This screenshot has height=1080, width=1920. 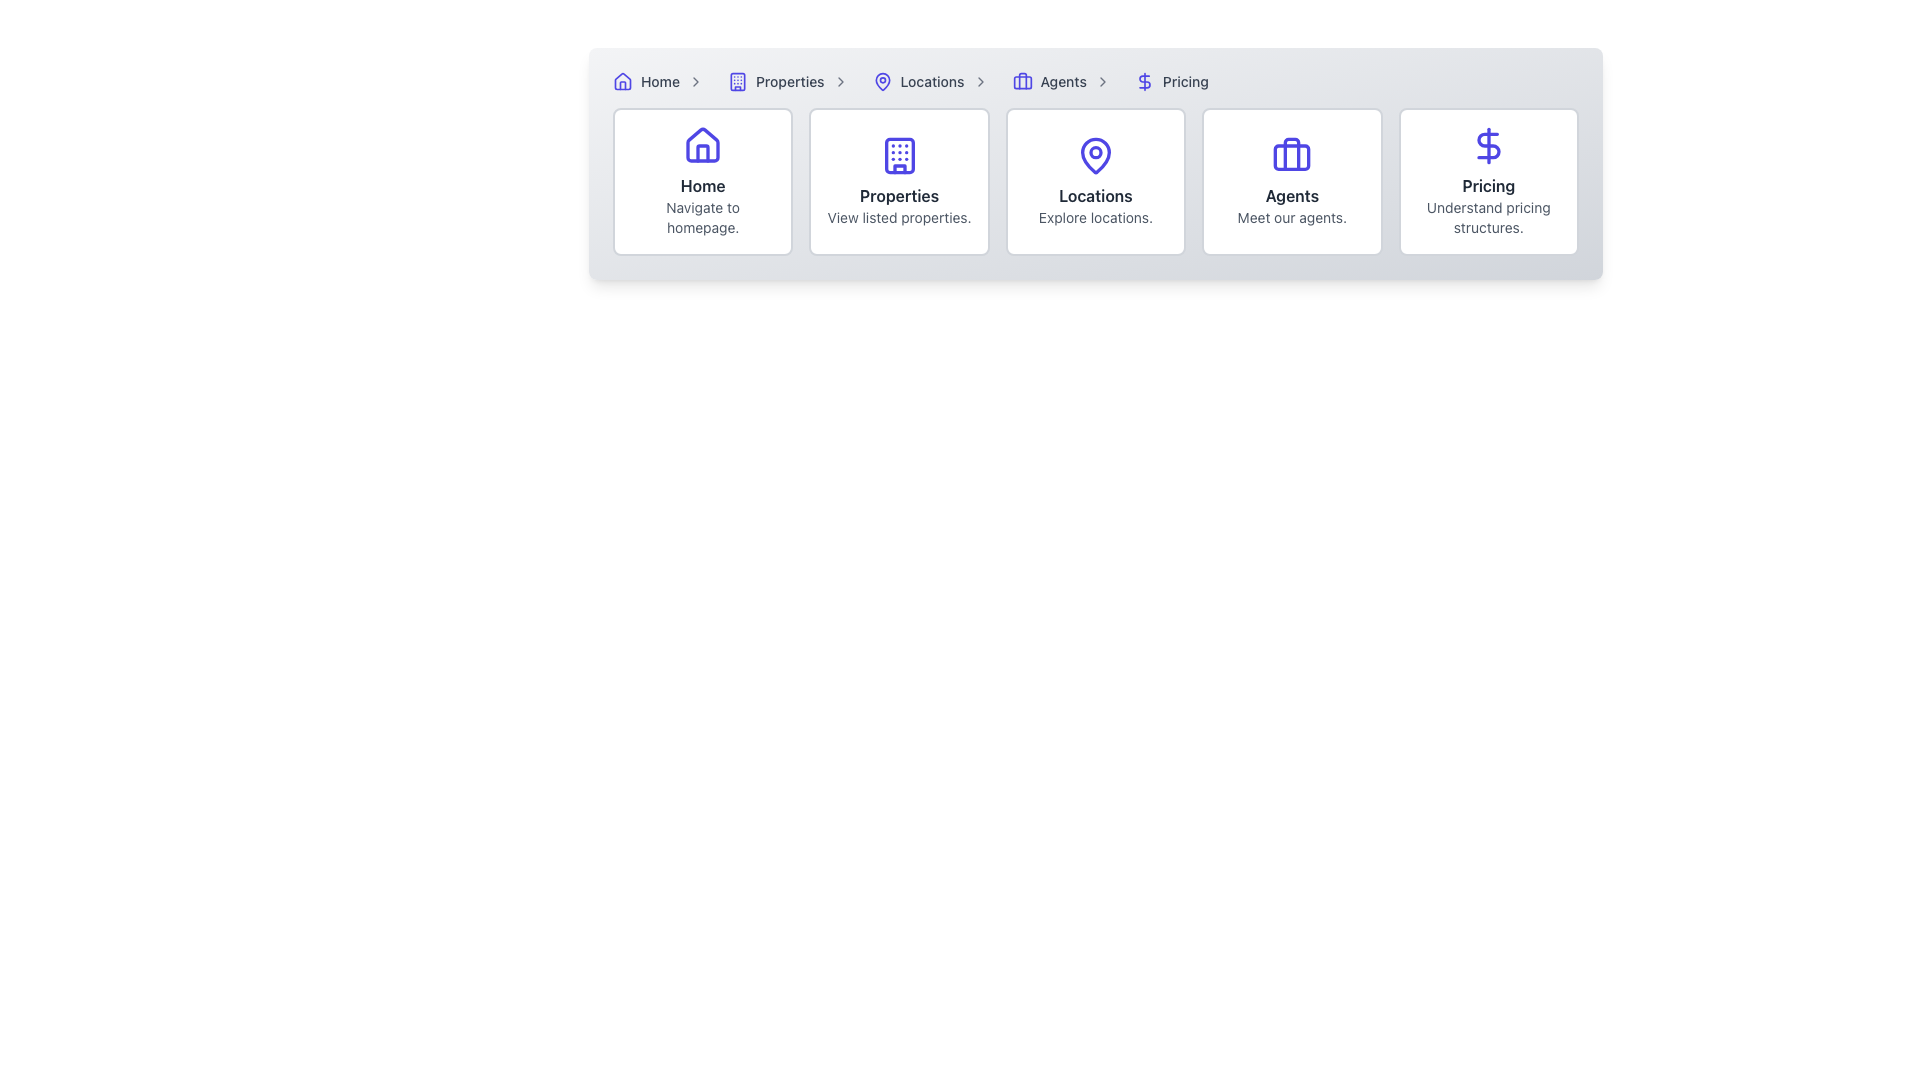 I want to click on the 'Pricing' link in the navigation bar, so click(x=1185, y=80).